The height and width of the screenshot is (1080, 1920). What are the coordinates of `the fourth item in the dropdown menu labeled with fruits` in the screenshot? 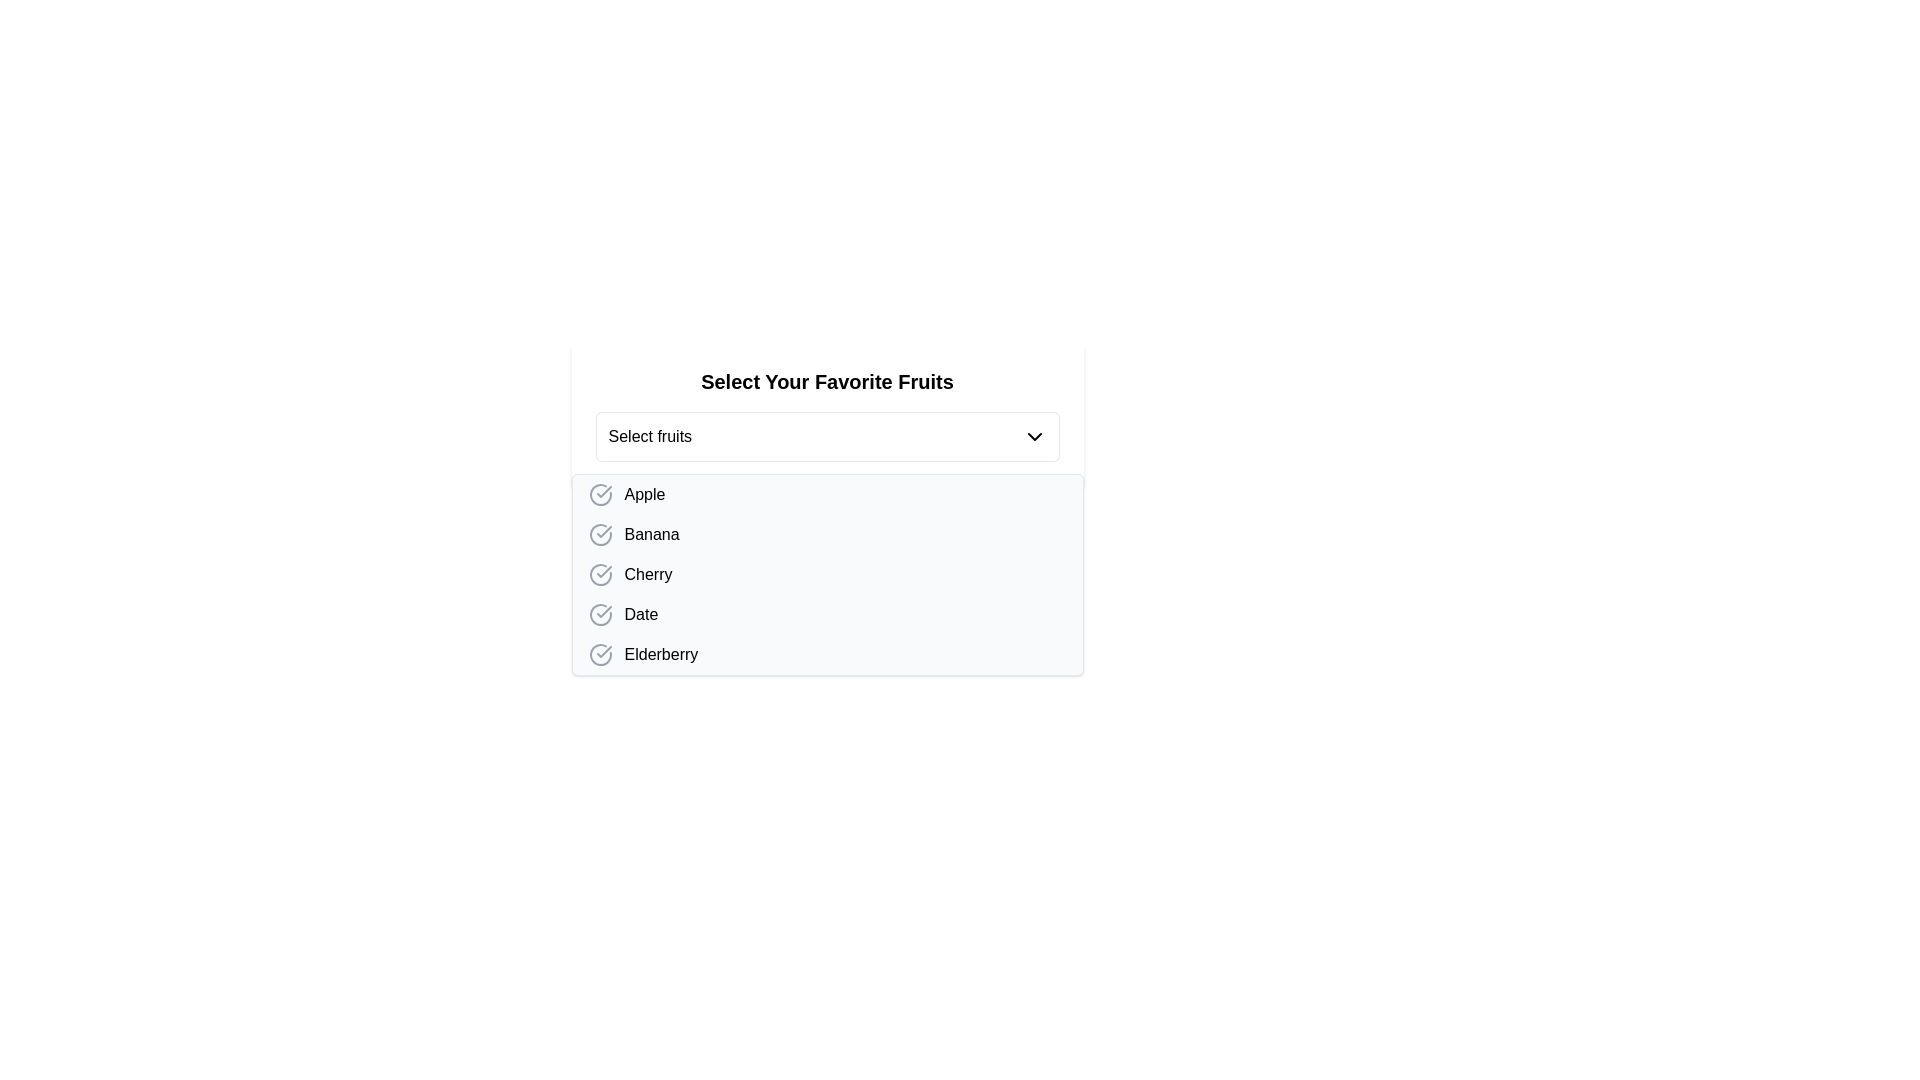 It's located at (827, 613).